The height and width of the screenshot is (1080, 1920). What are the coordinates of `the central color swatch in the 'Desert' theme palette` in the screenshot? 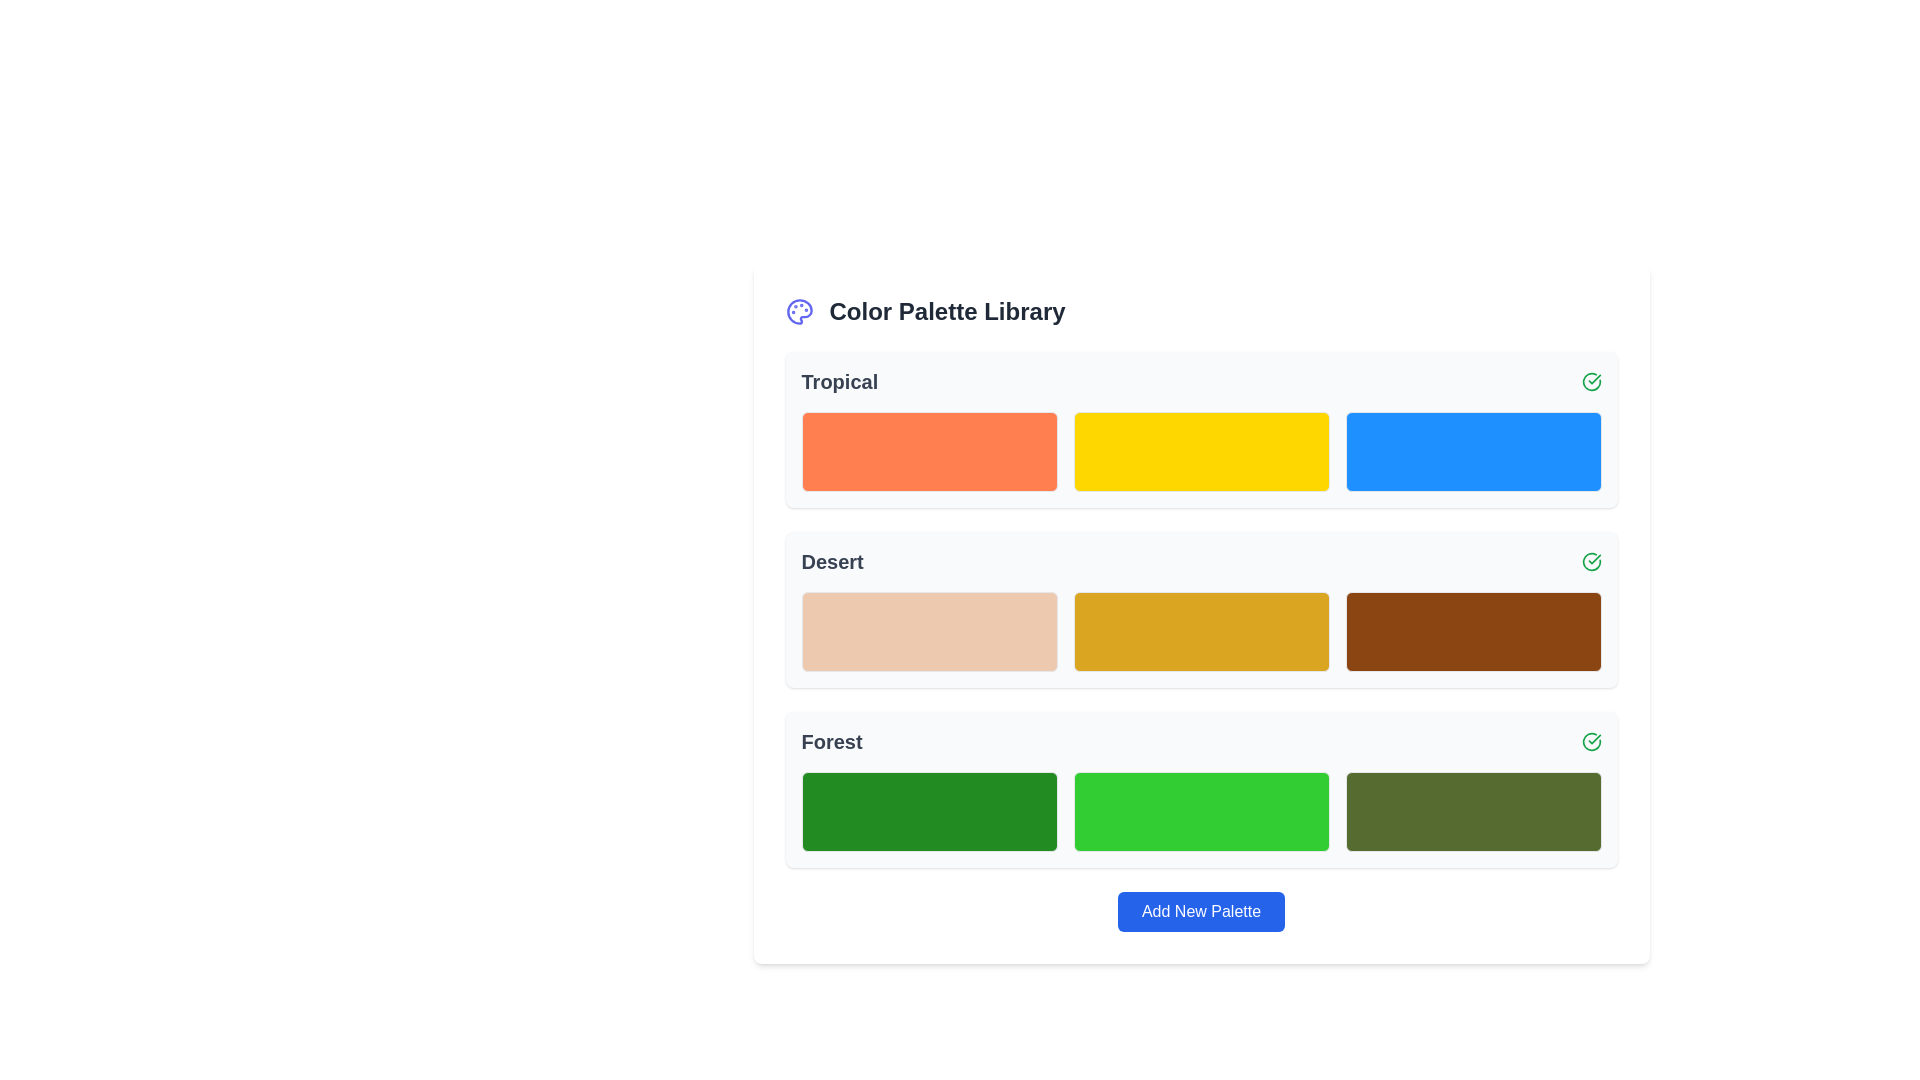 It's located at (1200, 608).